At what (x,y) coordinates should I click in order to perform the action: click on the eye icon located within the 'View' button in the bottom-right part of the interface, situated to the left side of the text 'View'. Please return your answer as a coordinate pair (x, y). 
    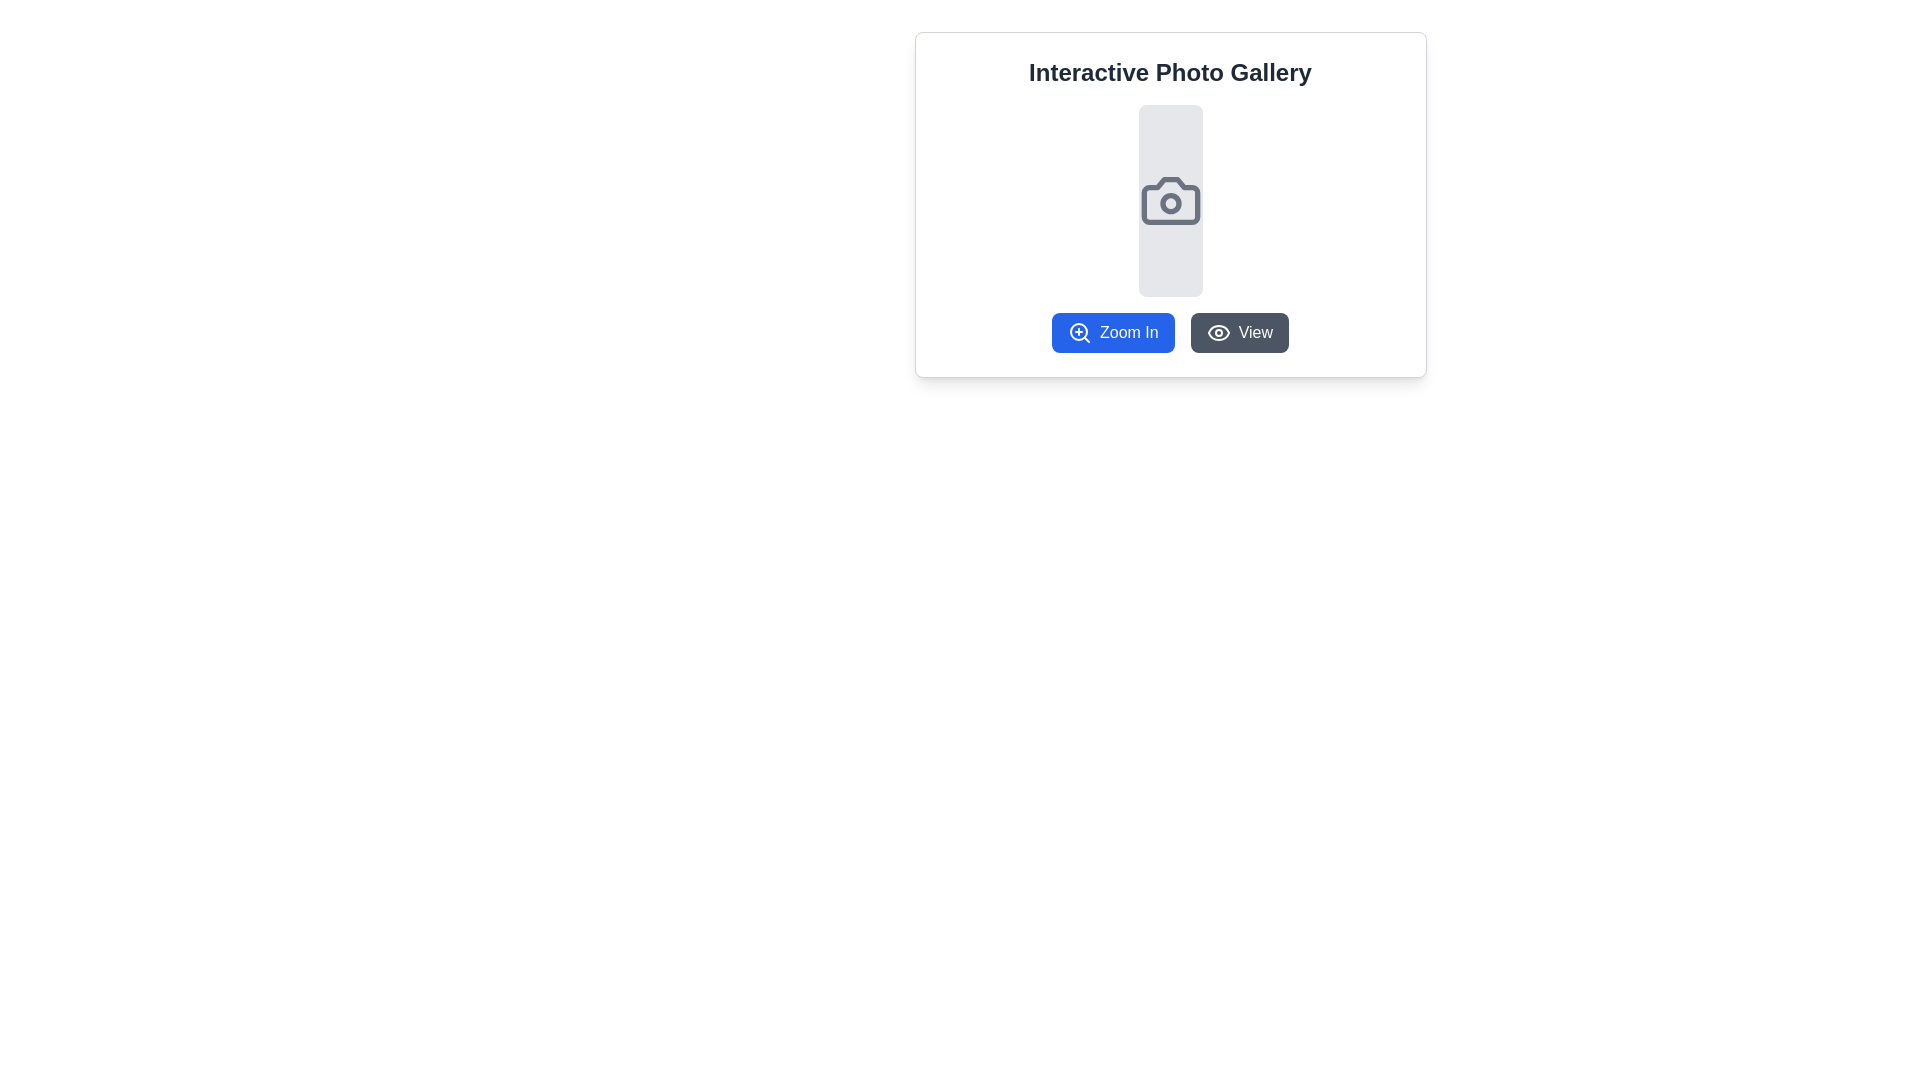
    Looking at the image, I should click on (1217, 331).